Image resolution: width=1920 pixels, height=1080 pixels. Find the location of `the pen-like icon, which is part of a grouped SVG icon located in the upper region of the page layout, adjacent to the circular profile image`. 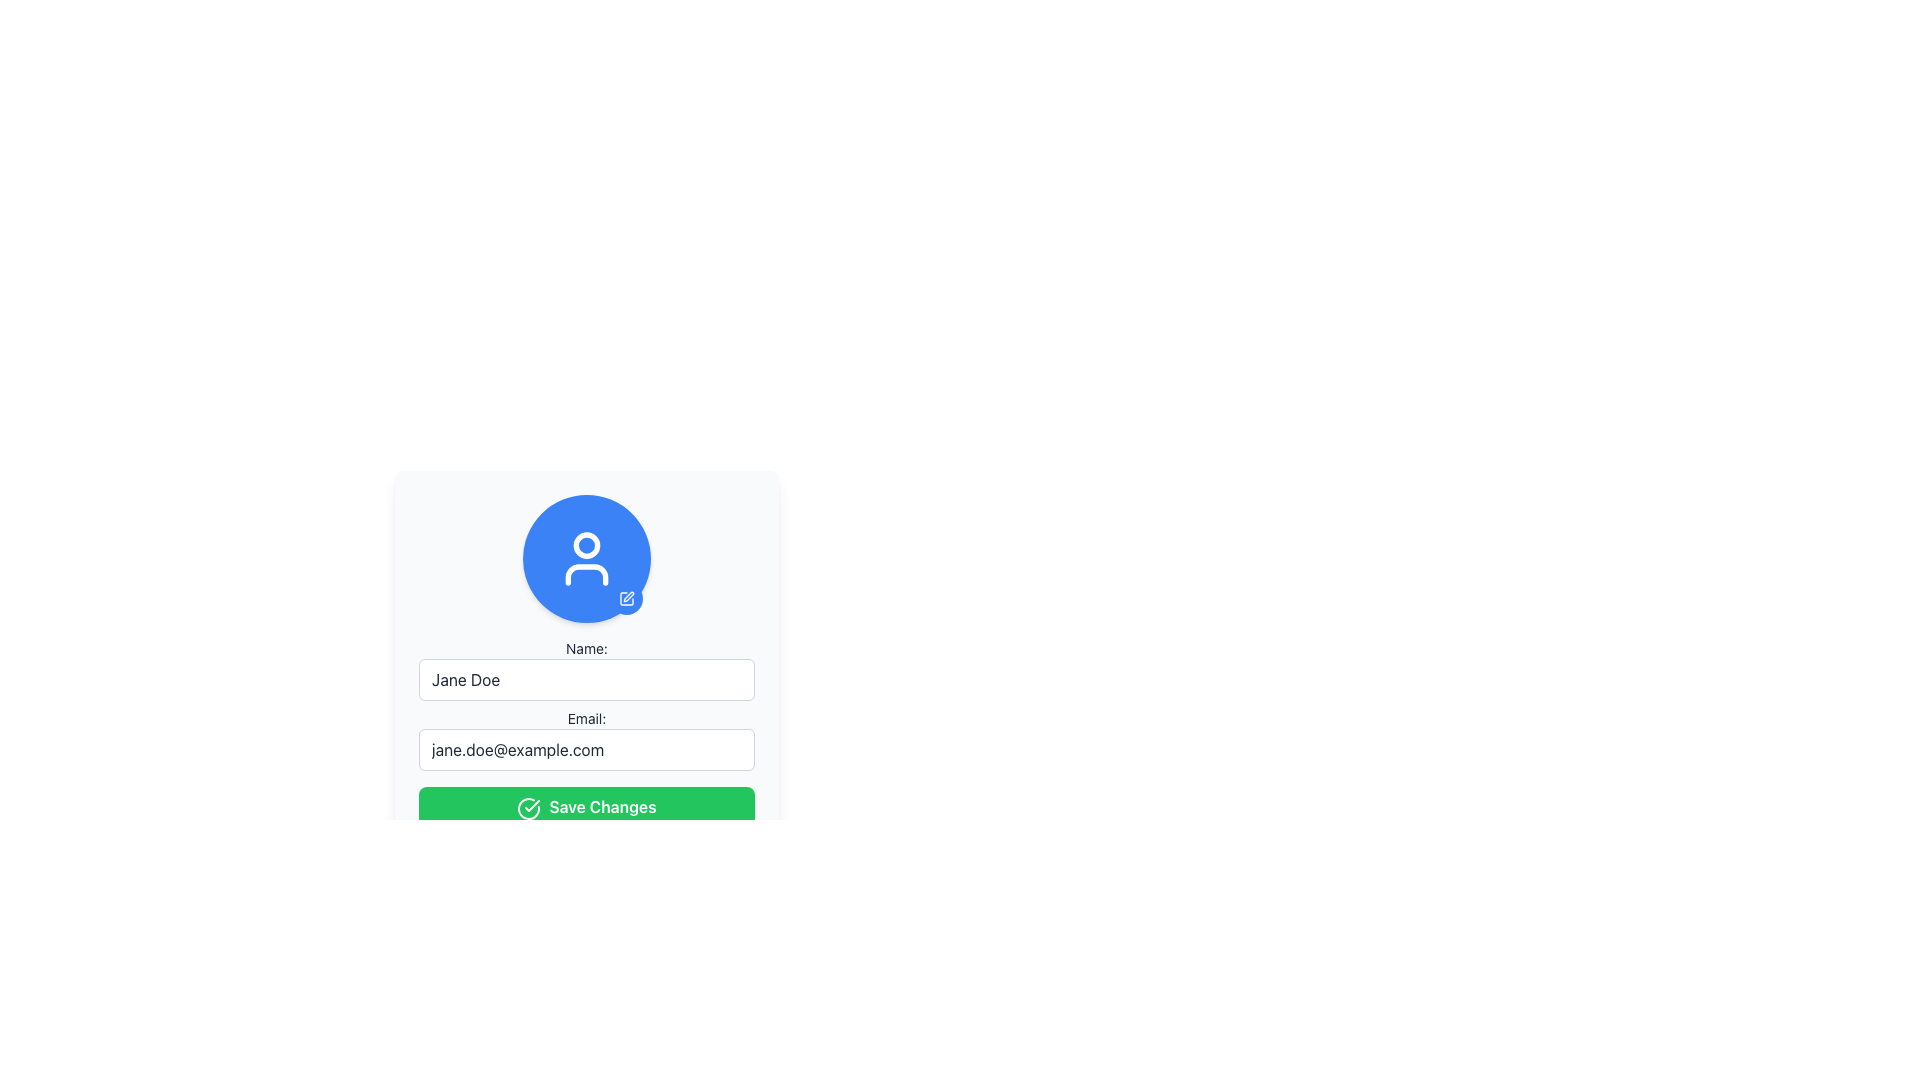

the pen-like icon, which is part of a grouped SVG icon located in the upper region of the page layout, adjacent to the circular profile image is located at coordinates (627, 596).